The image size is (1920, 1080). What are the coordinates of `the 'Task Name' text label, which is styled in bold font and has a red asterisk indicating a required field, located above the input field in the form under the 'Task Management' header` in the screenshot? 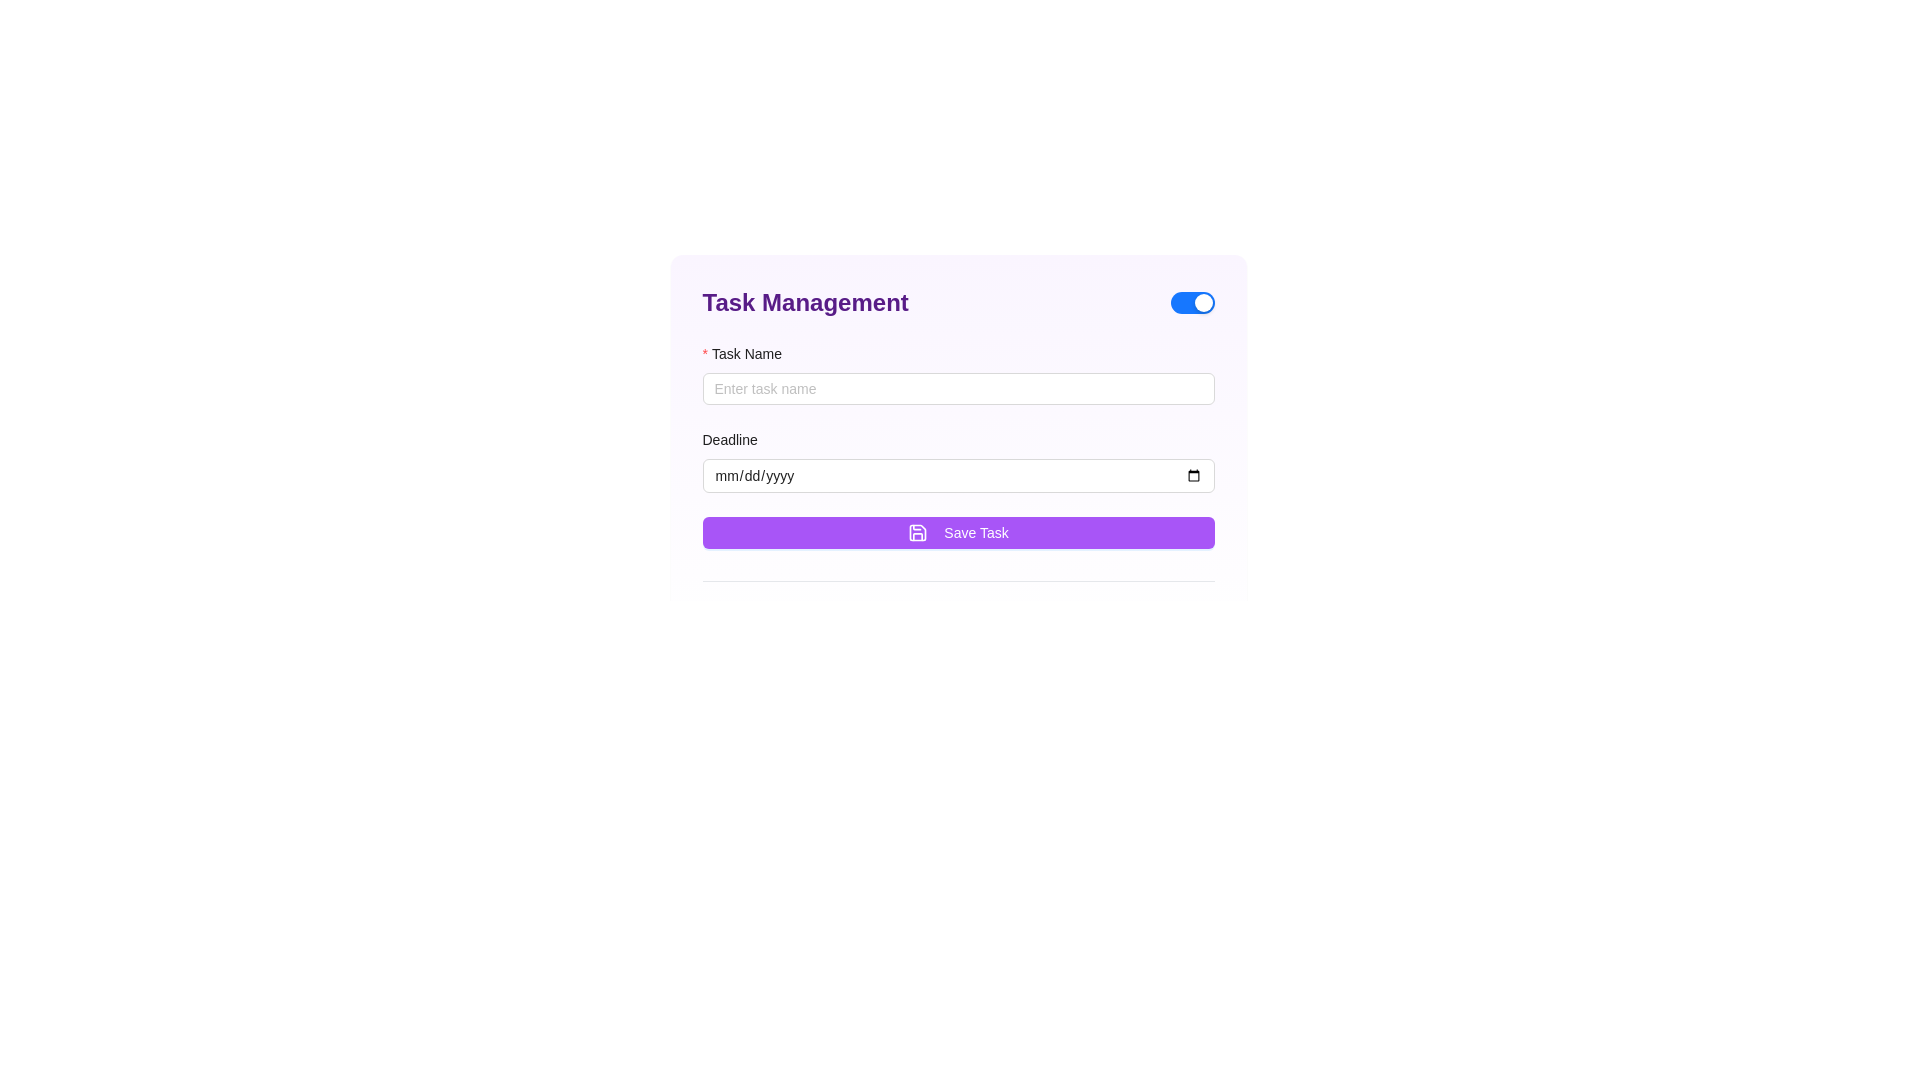 It's located at (748, 353).